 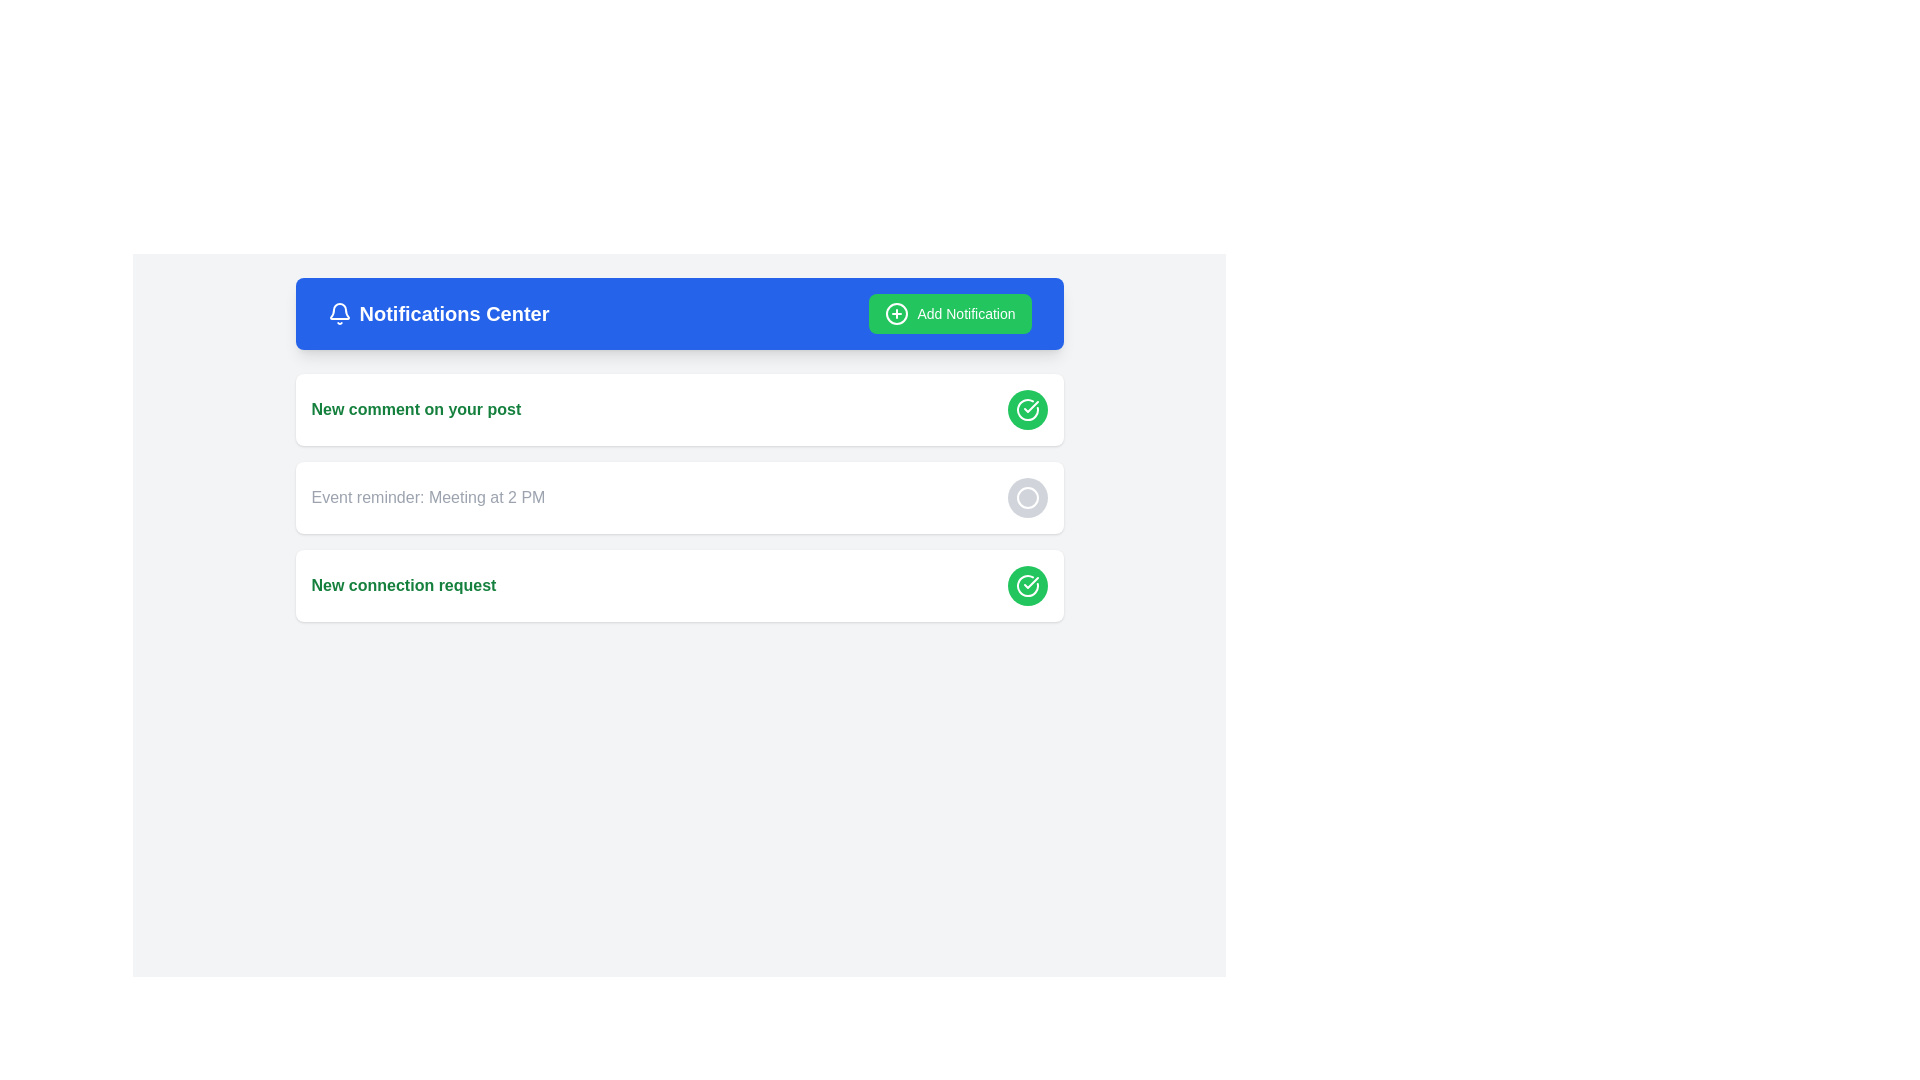 What do you see at coordinates (1027, 496) in the screenshot?
I see `the SVG Circle graphic within the notification card titled 'Event reminder: Meeting at 2 PM'` at bounding box center [1027, 496].